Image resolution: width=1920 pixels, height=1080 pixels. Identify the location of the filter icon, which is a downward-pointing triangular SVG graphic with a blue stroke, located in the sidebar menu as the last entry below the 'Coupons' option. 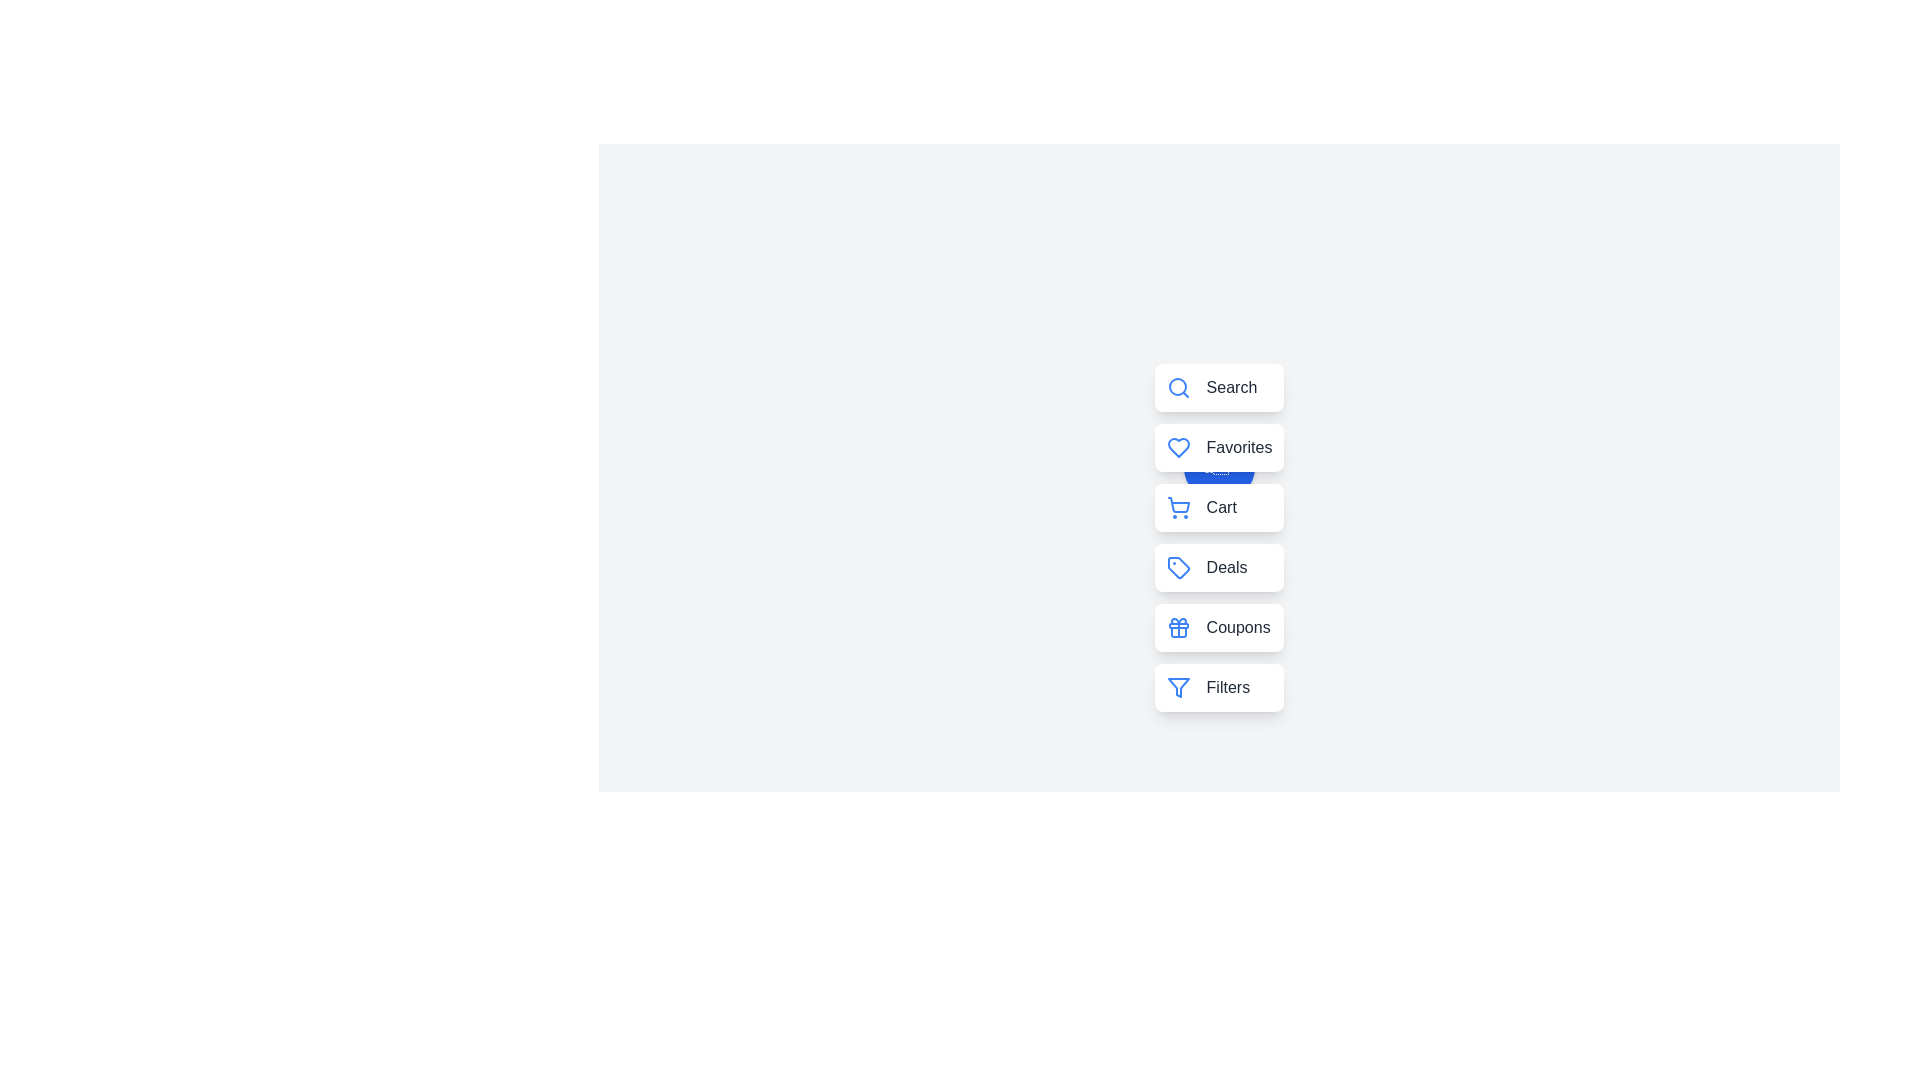
(1178, 686).